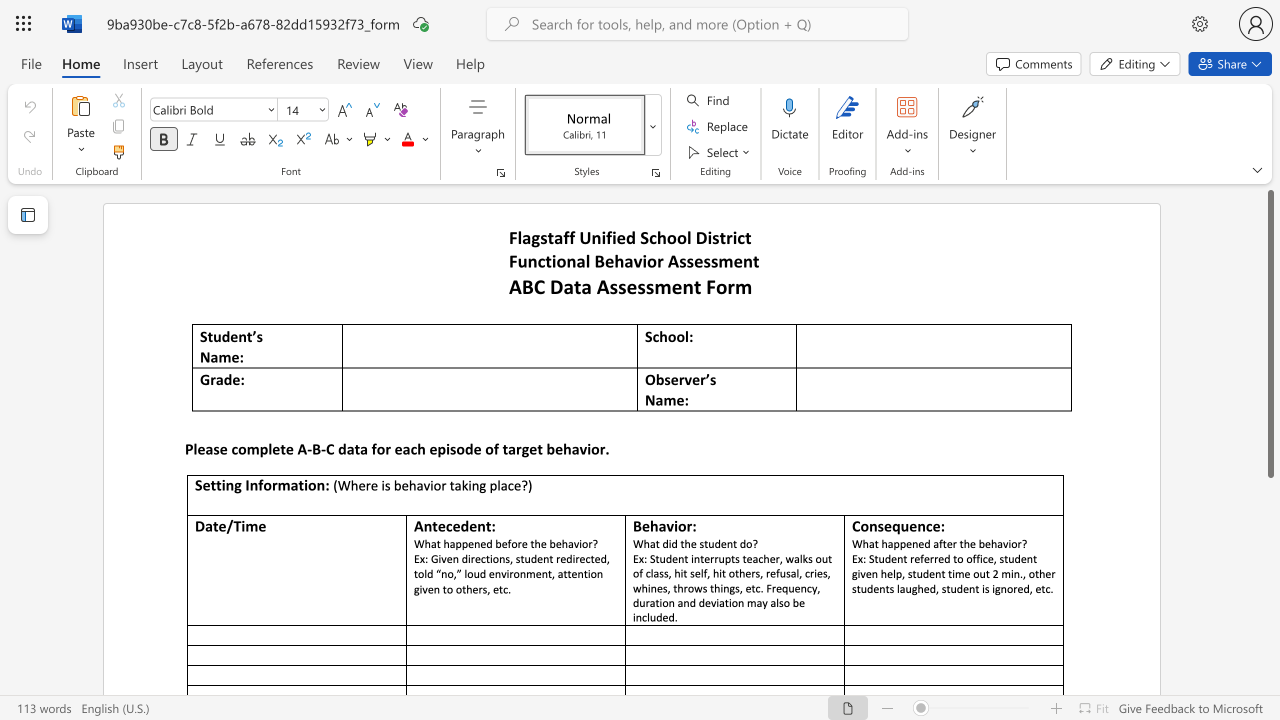 This screenshot has width=1280, height=720. Describe the element at coordinates (545, 260) in the screenshot. I see `the subset text "tional B" within the text "Functional Behavior Assessment"` at that location.